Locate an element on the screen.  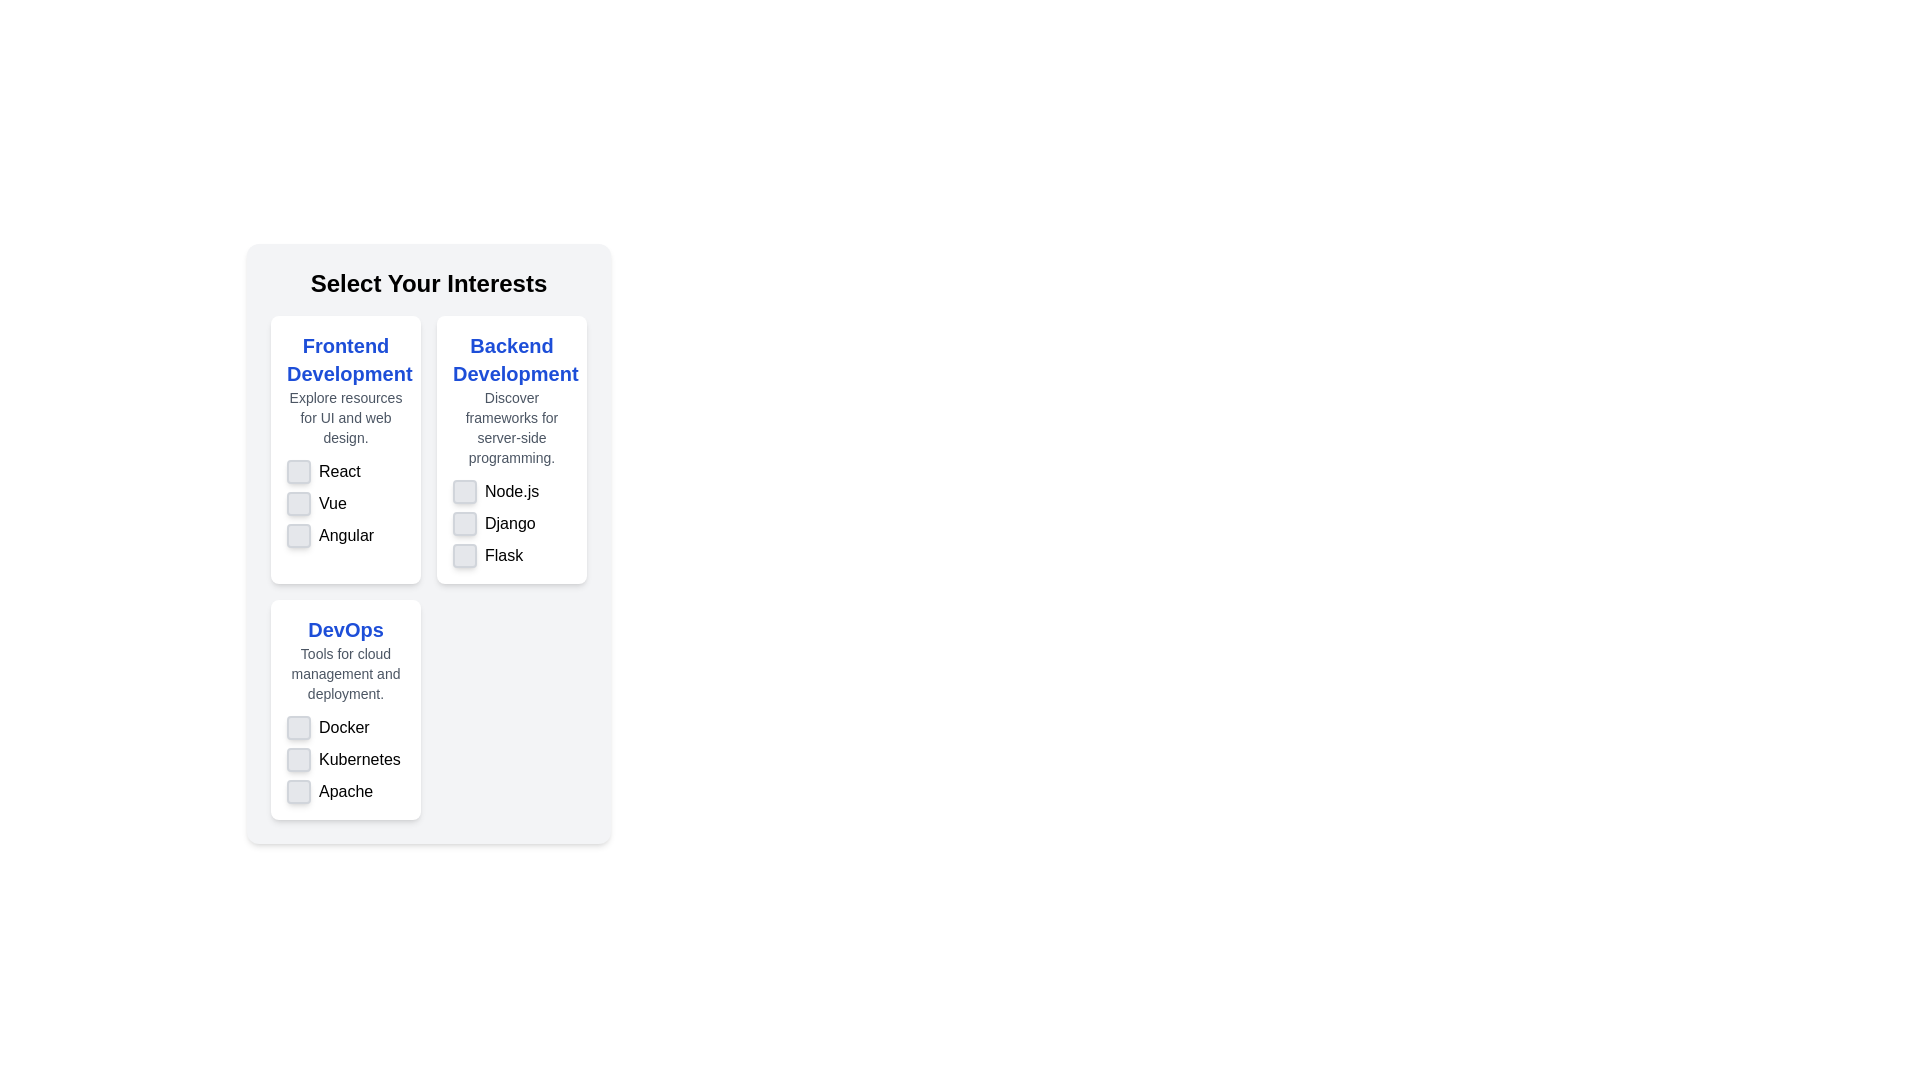
the text label displaying 'Django' located in the 'Backend Development' section, positioned beneath 'Node.js' and above 'Flask' is located at coordinates (510, 523).